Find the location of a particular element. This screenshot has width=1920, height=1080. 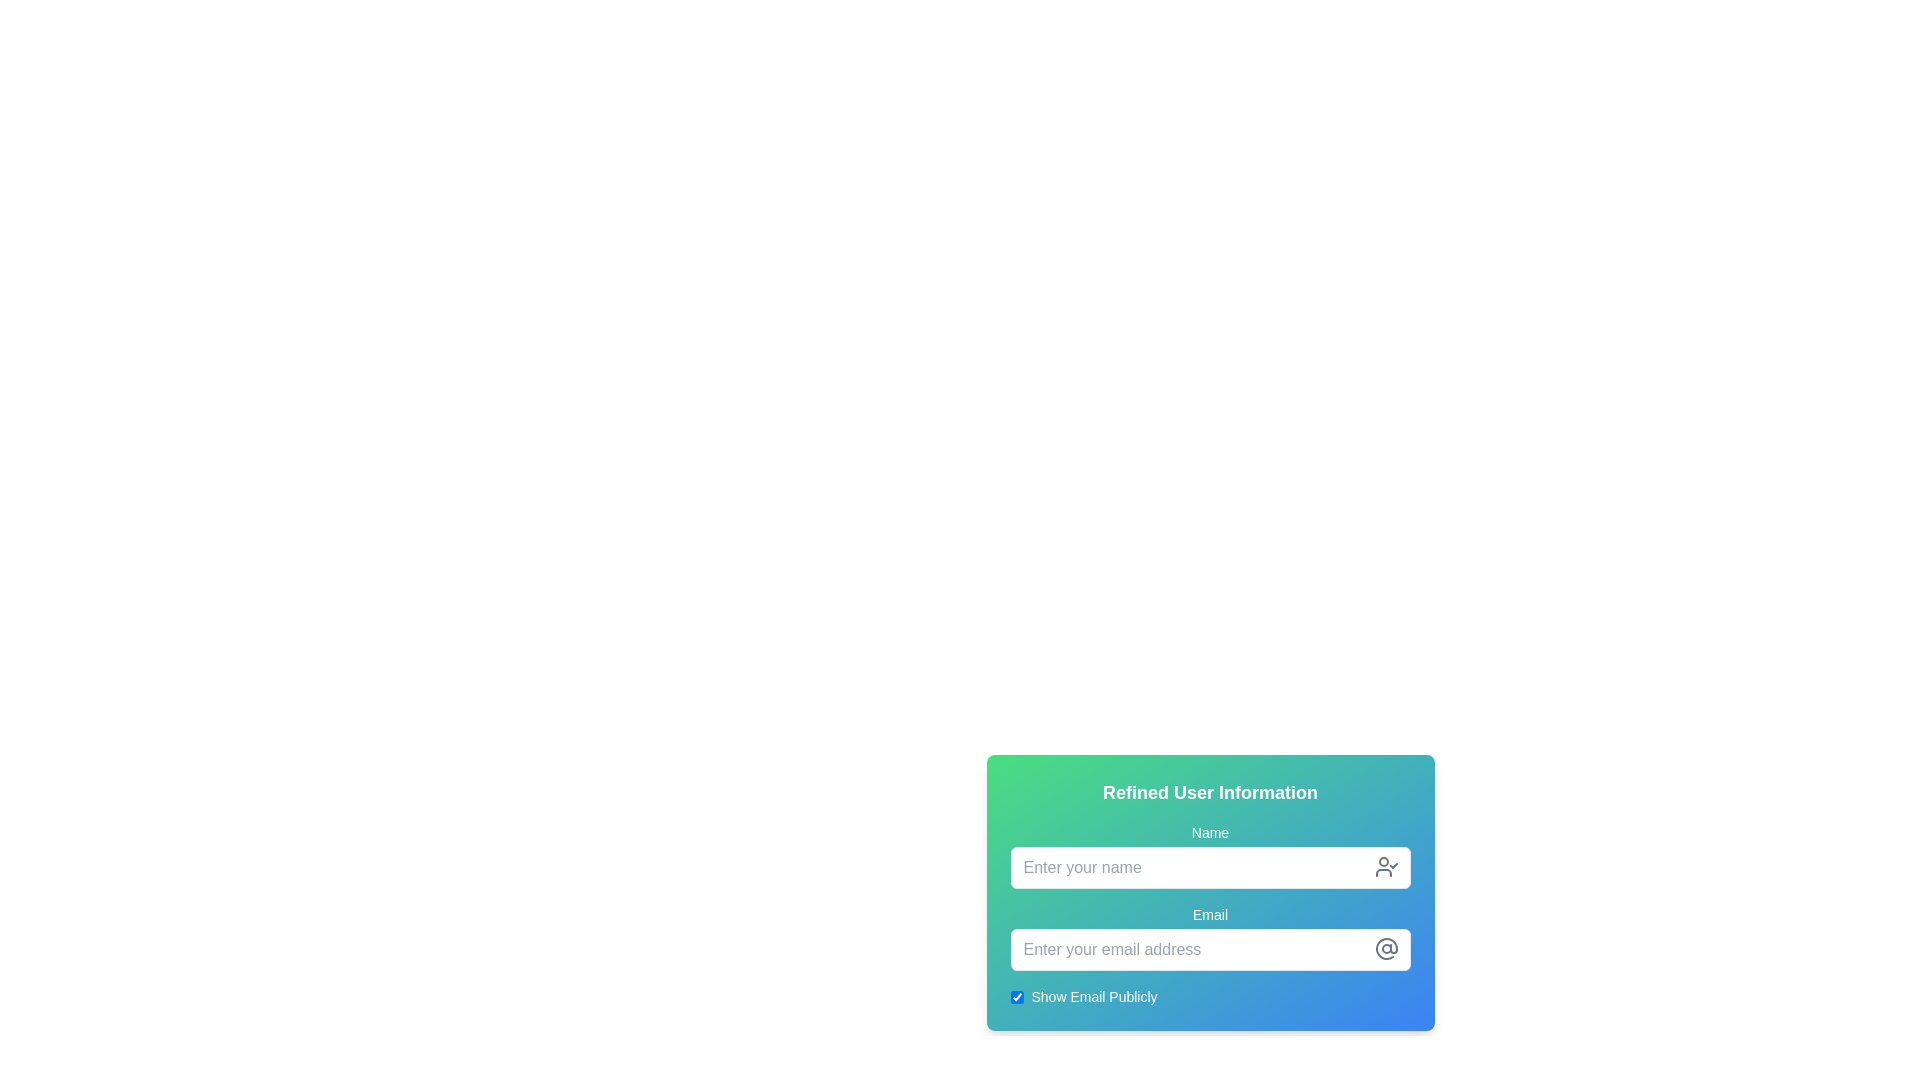

the gray curved line icon that is part of the '@' symbol located to the right of the email input field is located at coordinates (1385, 947).